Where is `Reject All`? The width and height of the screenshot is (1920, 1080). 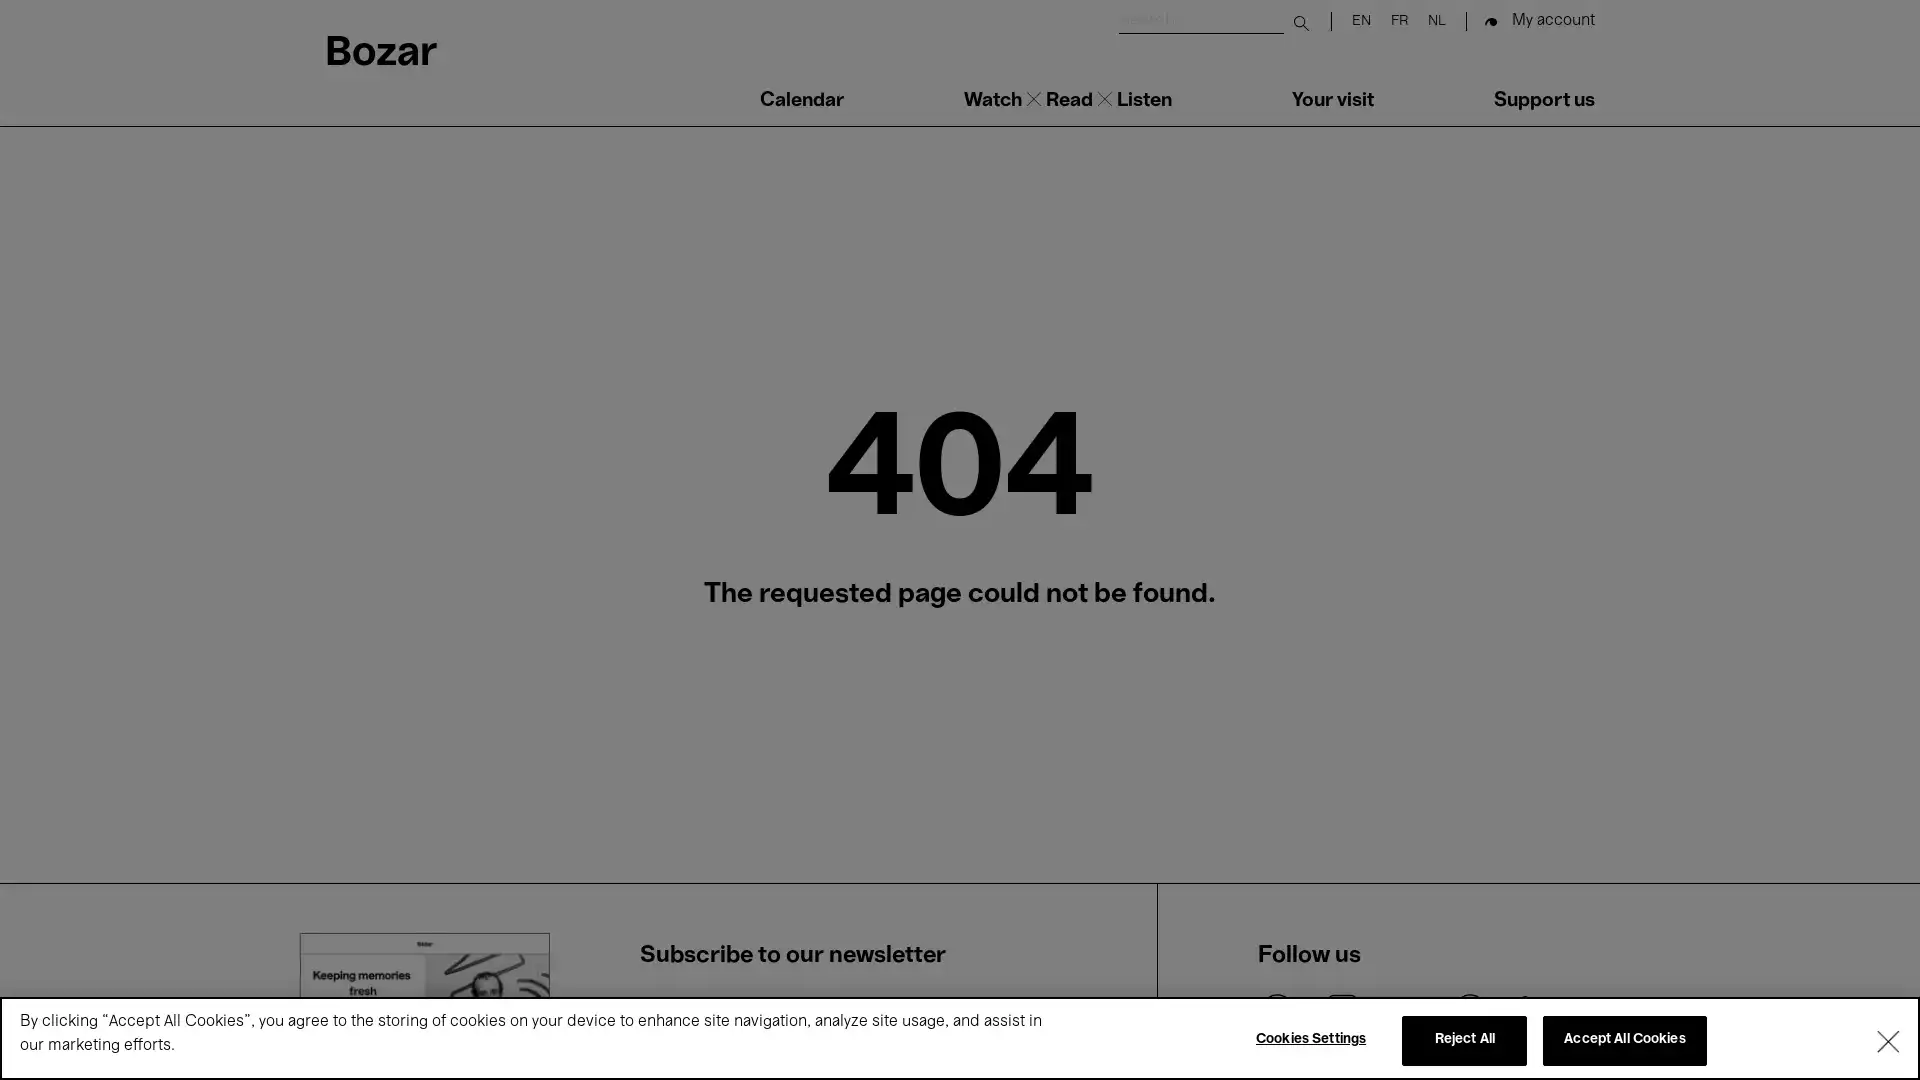 Reject All is located at coordinates (1464, 1039).